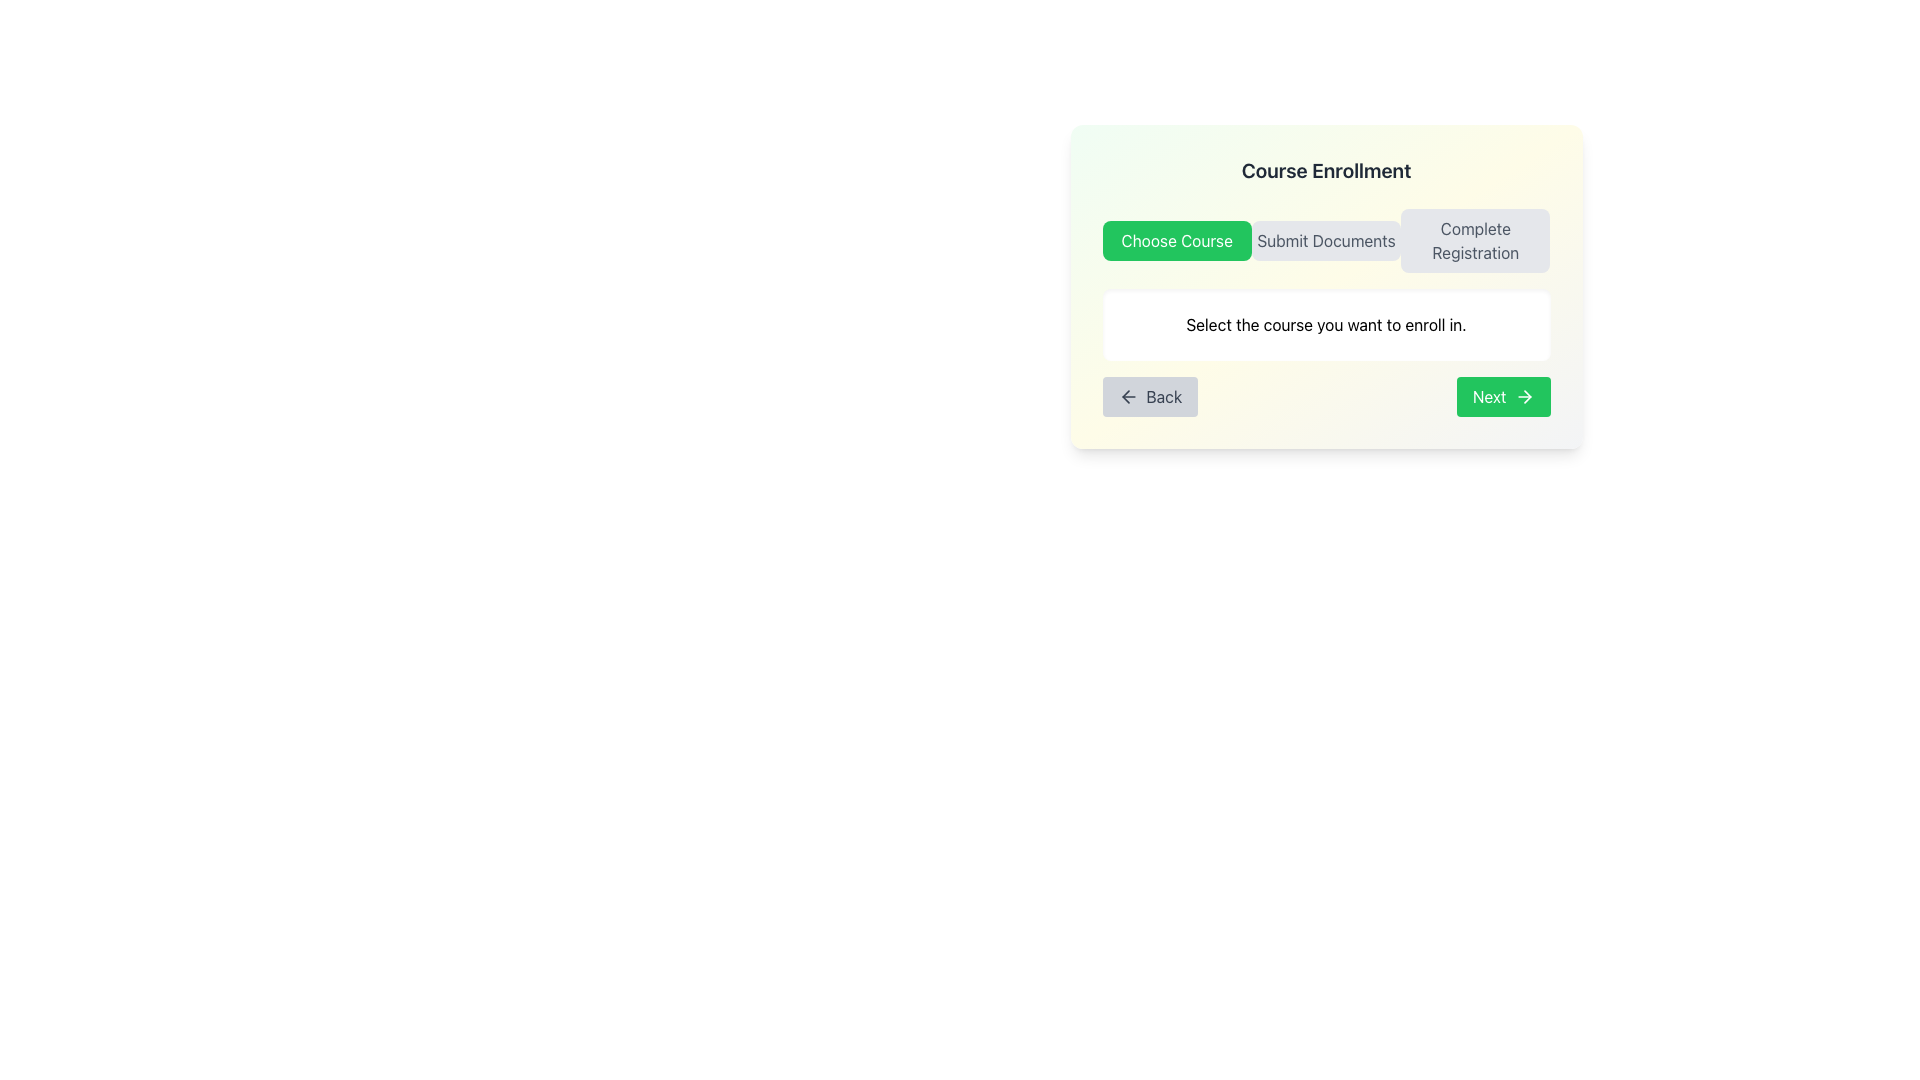  What do you see at coordinates (1150, 397) in the screenshot?
I see `the 'Back' button with a gray background and rounded edges, located at the bottom-left of the 'Course Enrollment' form` at bounding box center [1150, 397].